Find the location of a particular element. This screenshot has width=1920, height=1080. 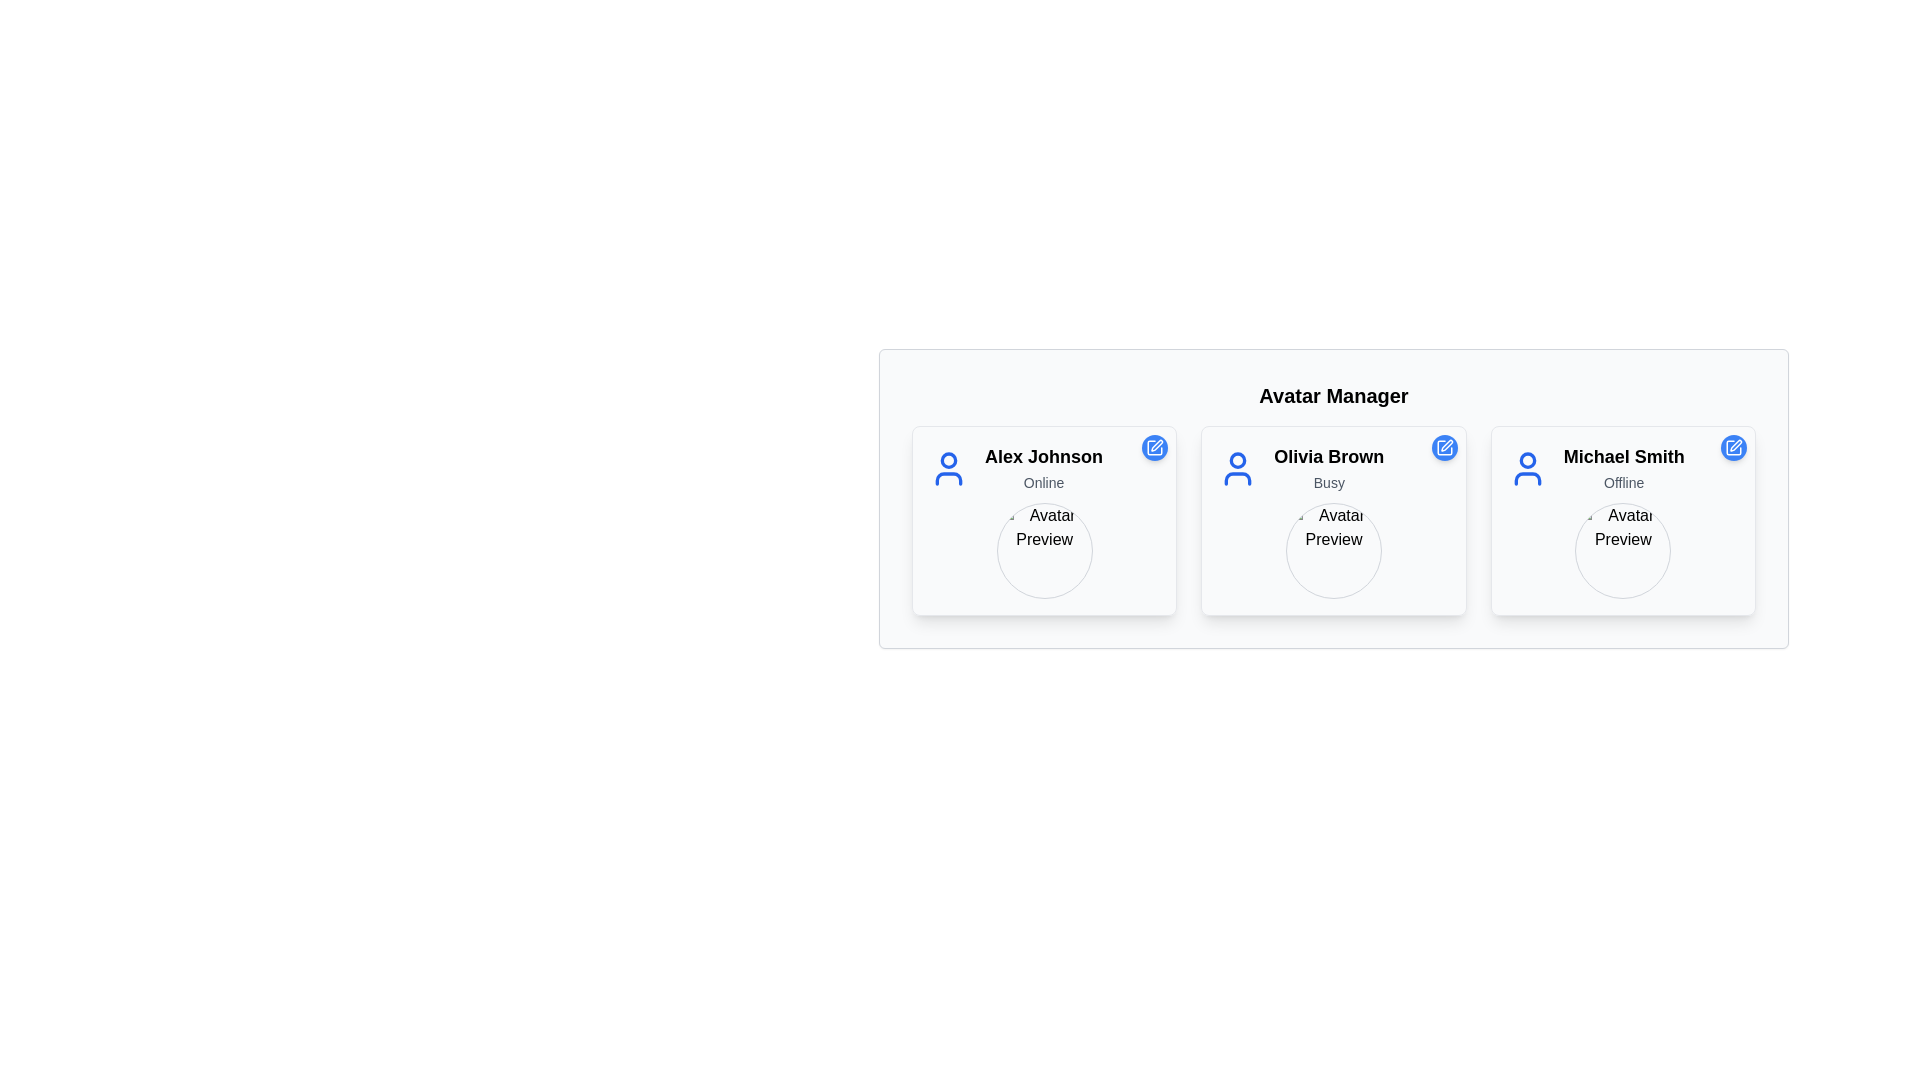

the small circular blue button with a white pen icon located at the upper-right corner of 'Michael Smith's' profile card is located at coordinates (1732, 446).